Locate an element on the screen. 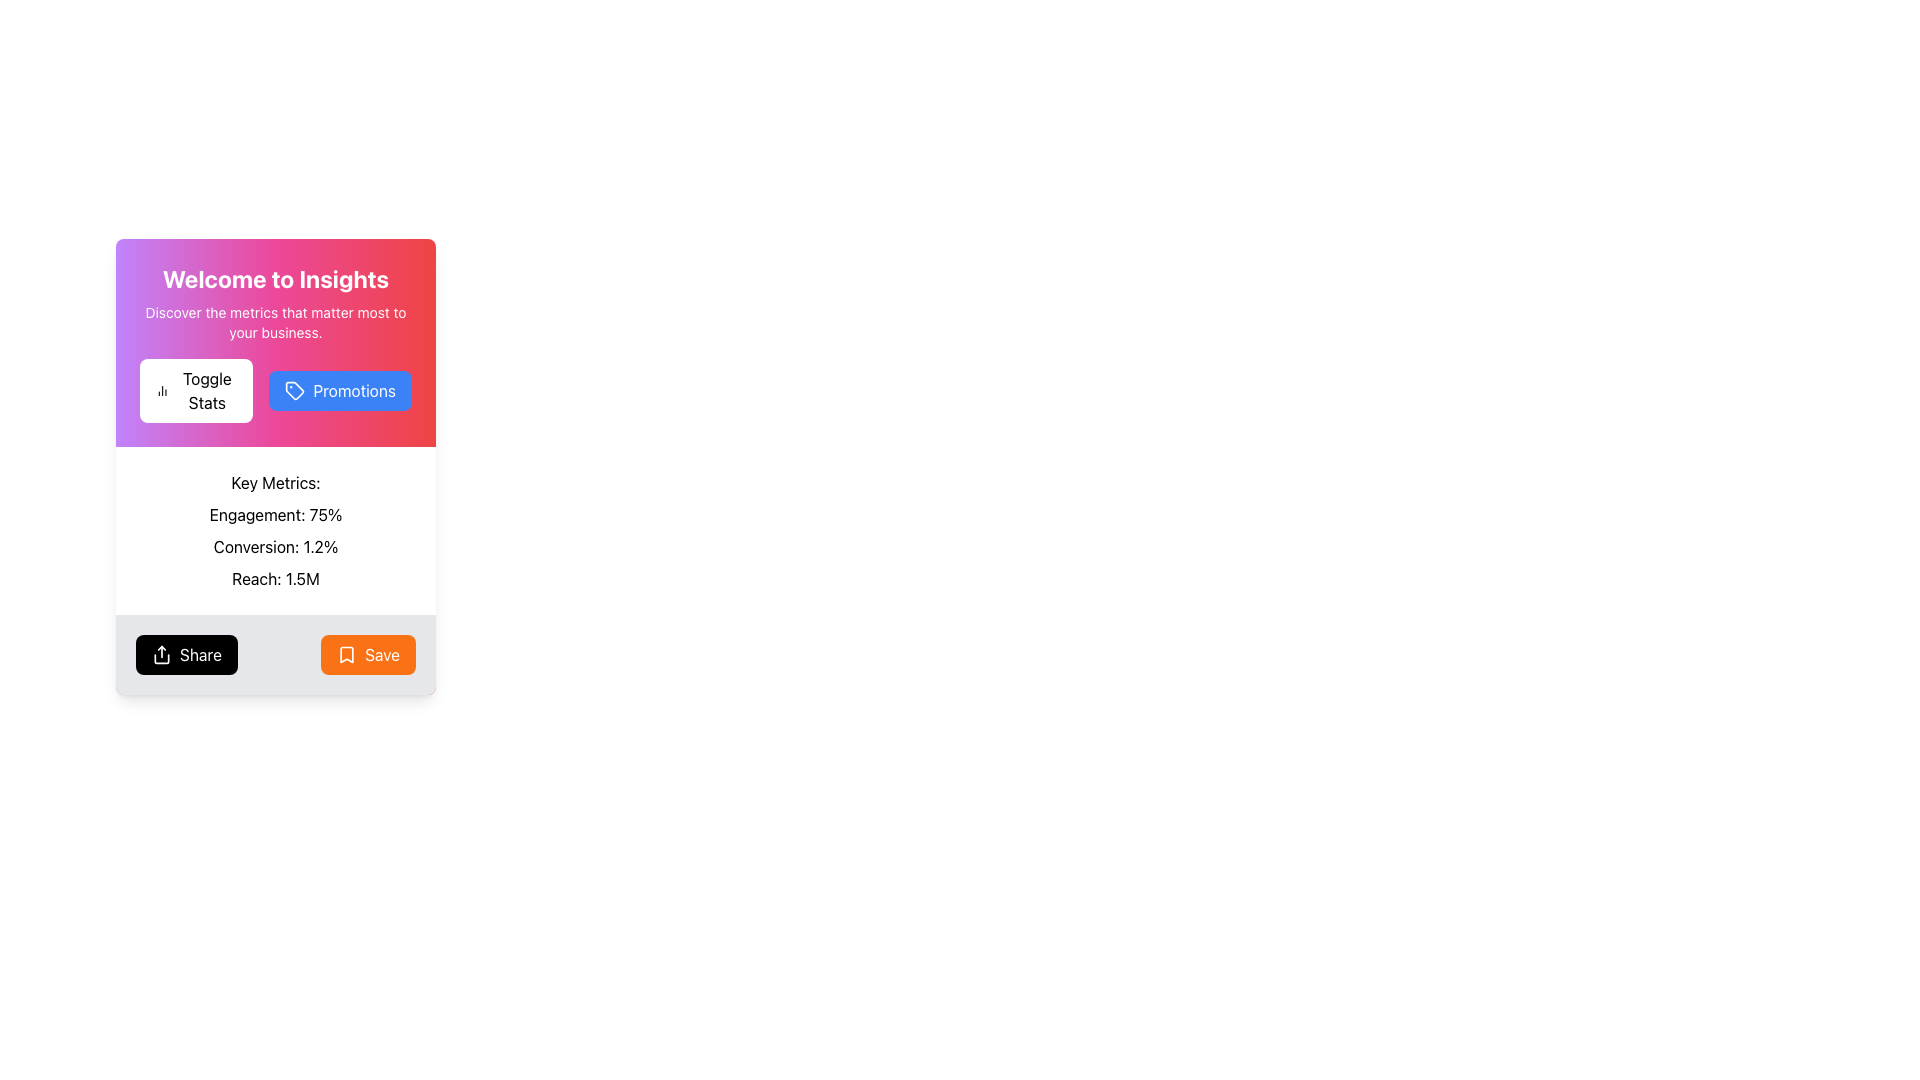 Image resolution: width=1920 pixels, height=1080 pixels. text content from the Introductory section titled 'Welcome to Insights' which includes the subtitle 'Discover the metrics that matter most to your business.' is located at coordinates (274, 342).